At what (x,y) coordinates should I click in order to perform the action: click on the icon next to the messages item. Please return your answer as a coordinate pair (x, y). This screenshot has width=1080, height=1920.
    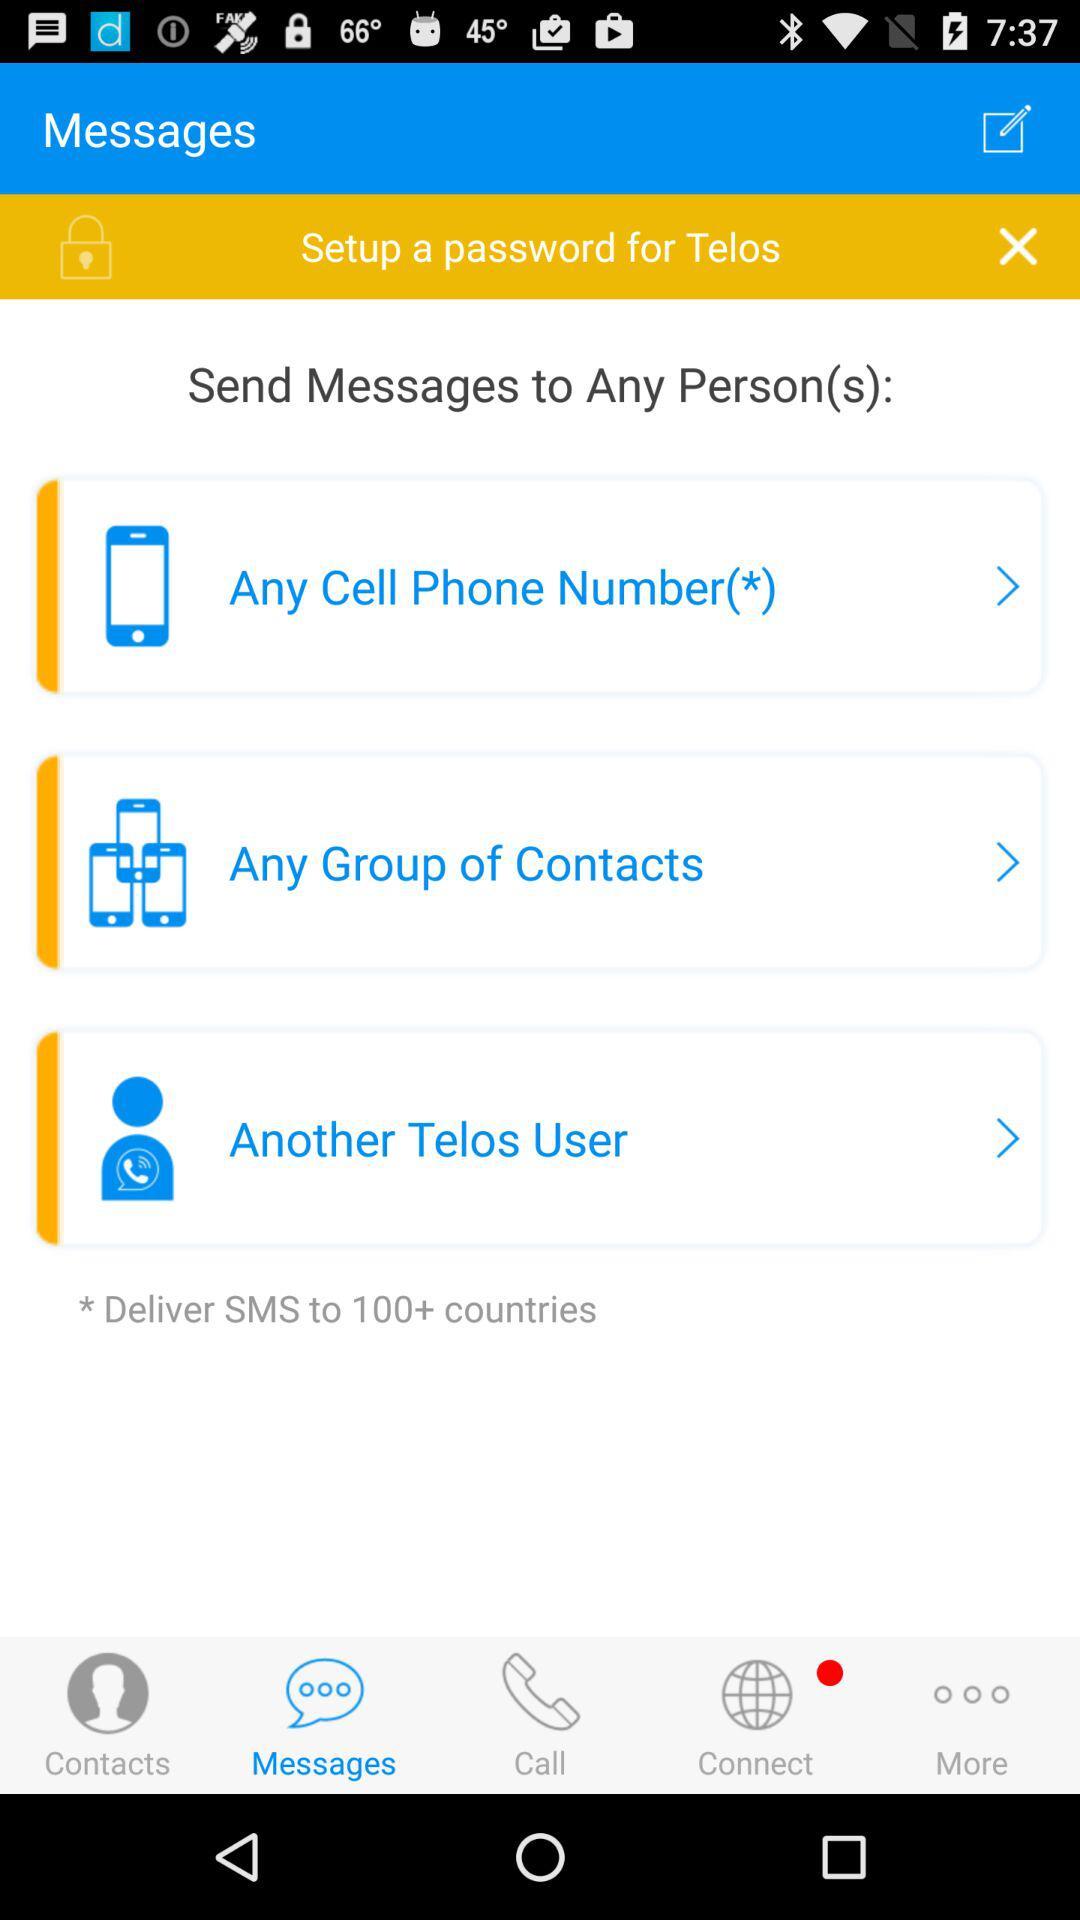
    Looking at the image, I should click on (1007, 127).